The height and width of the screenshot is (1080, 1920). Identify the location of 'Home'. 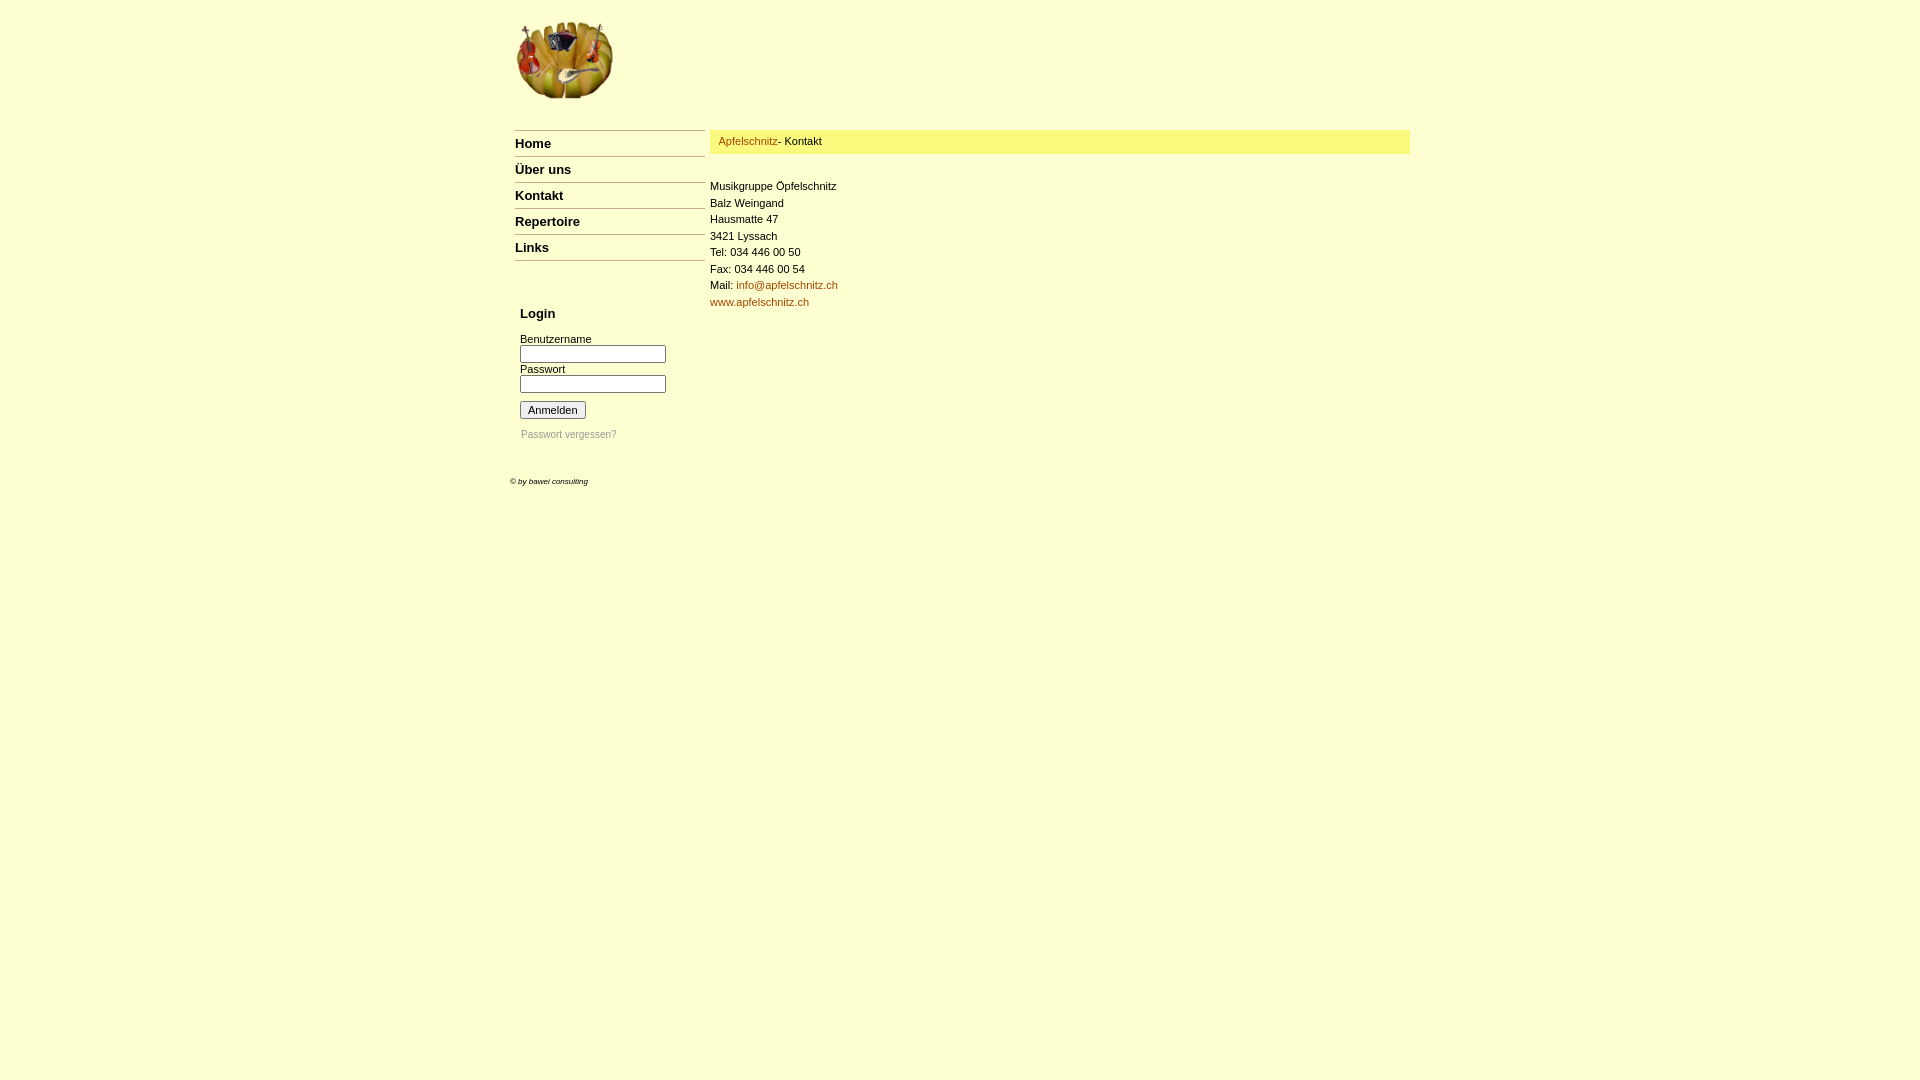
(532, 142).